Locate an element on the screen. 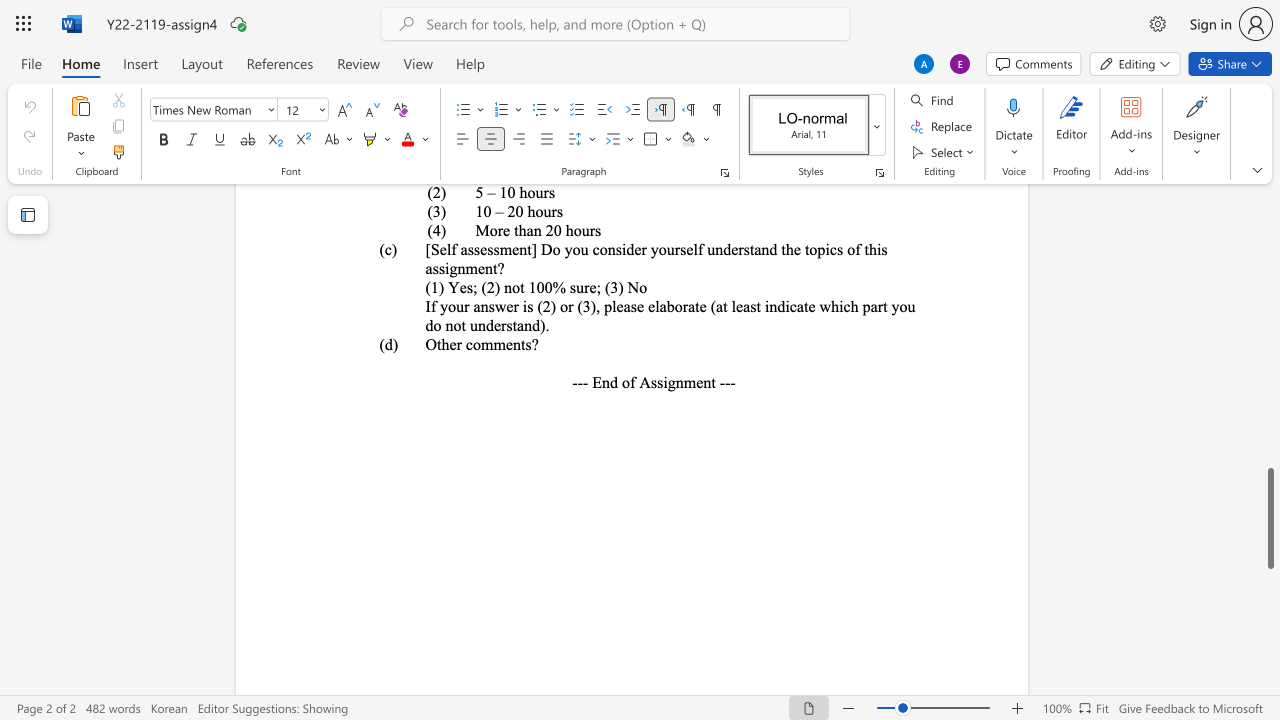 The width and height of the screenshot is (1280, 720). the right-hand scrollbar to ascend the page is located at coordinates (1269, 228).